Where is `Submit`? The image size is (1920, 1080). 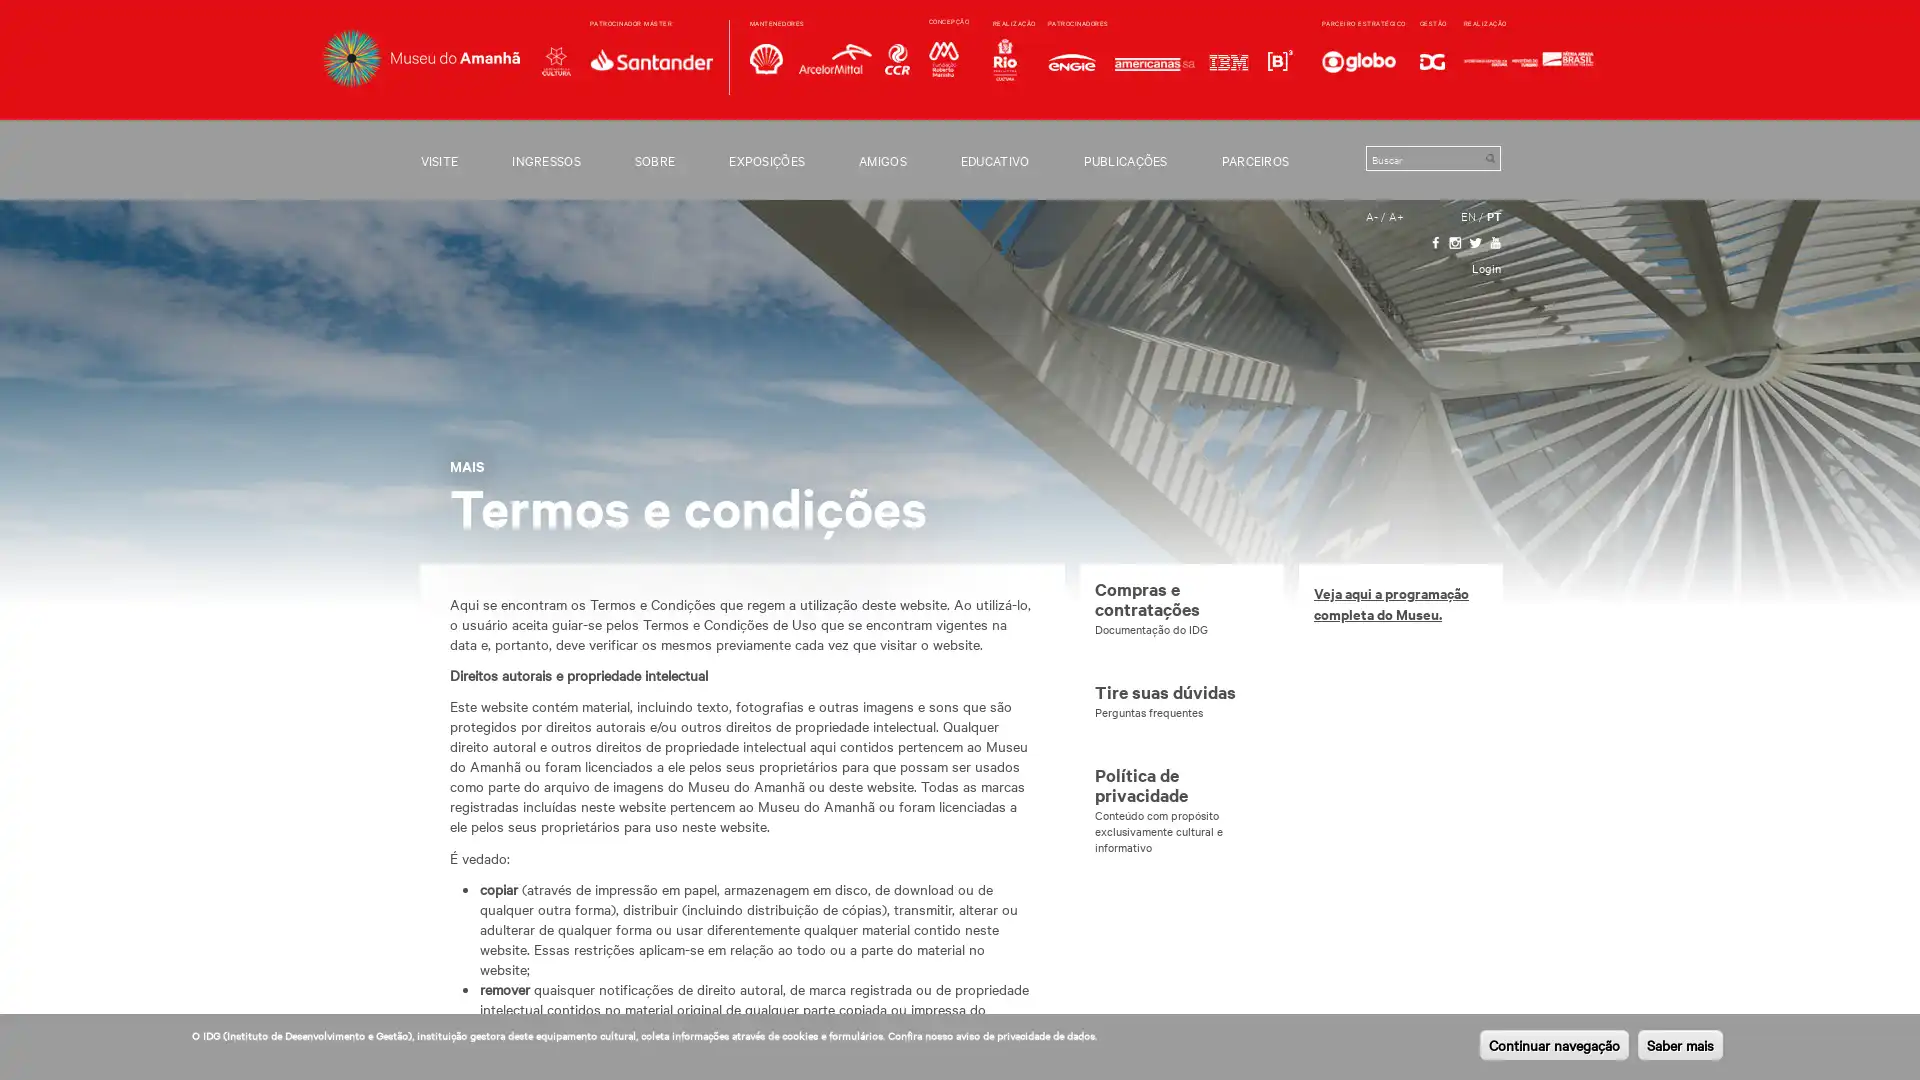
Submit is located at coordinates (1489, 157).